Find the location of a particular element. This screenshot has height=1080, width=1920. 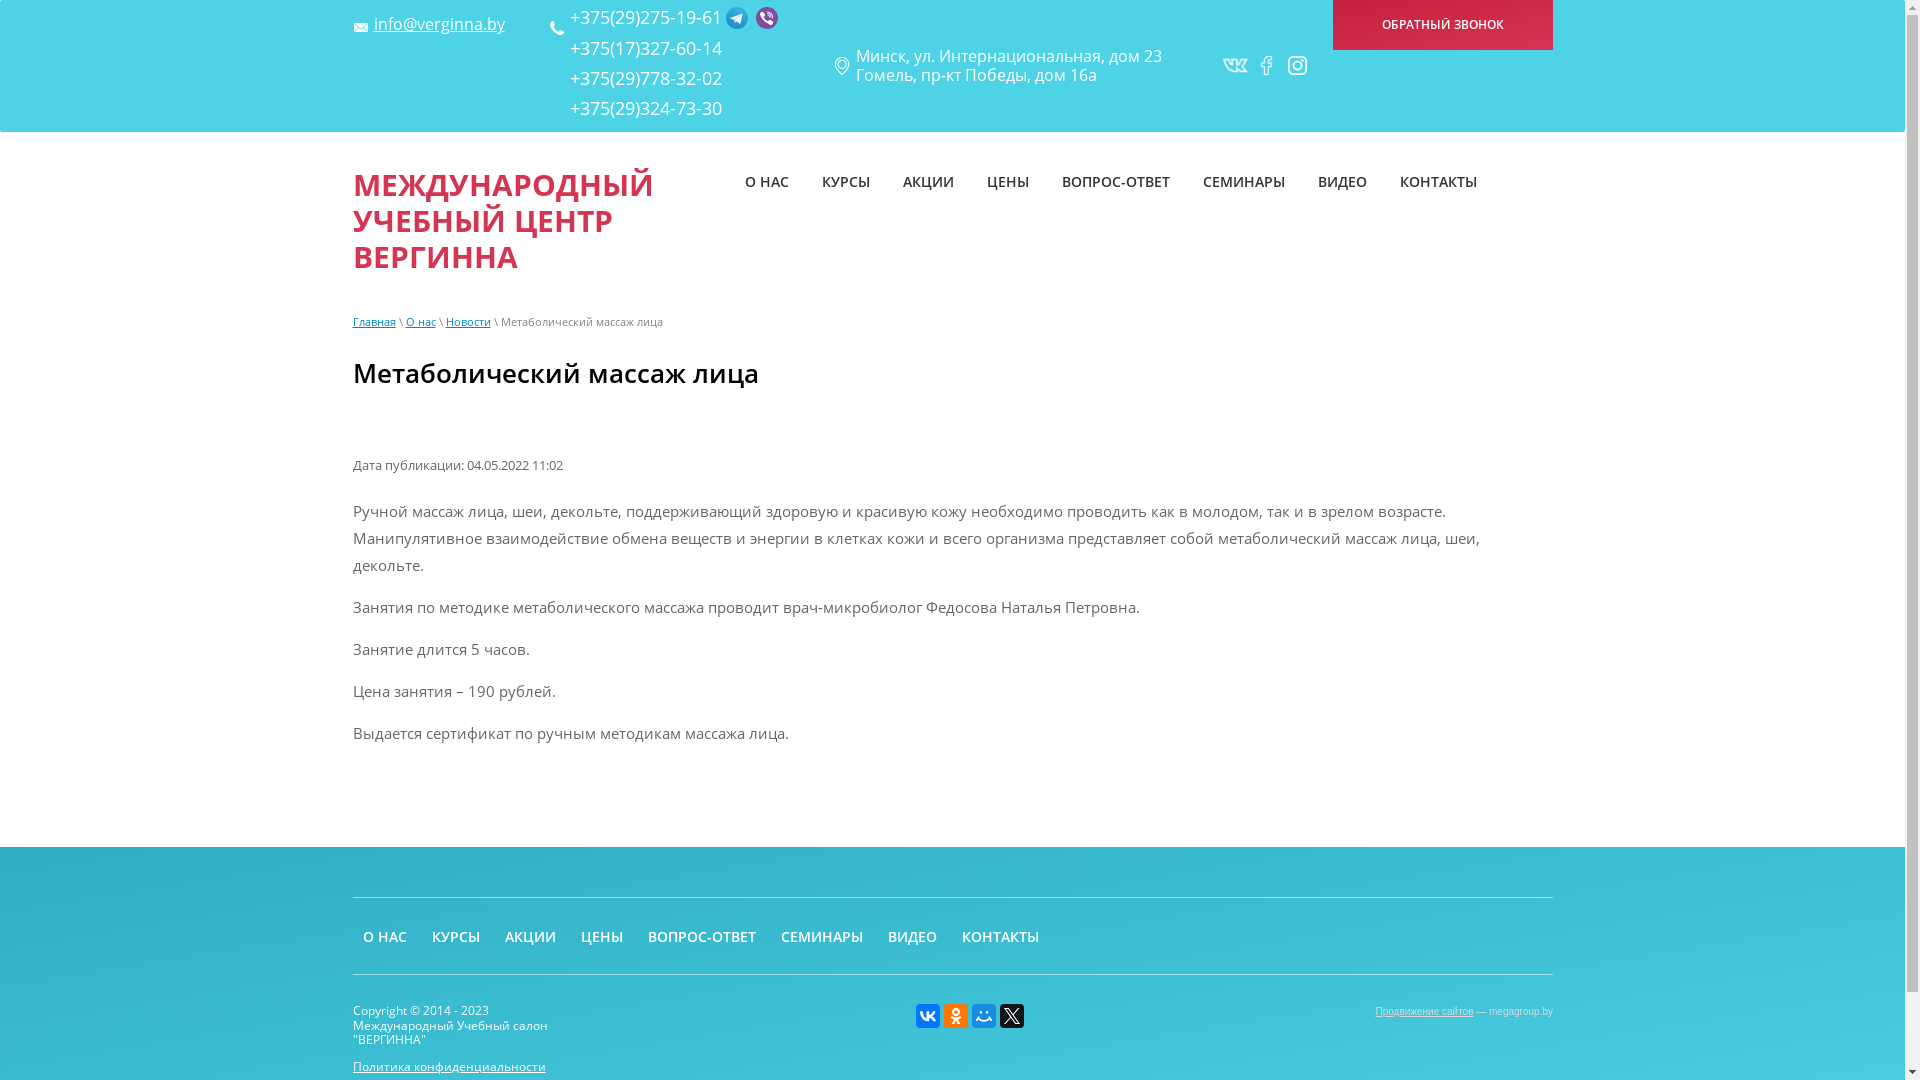

'+375(29)778-32-02' is located at coordinates (646, 77).